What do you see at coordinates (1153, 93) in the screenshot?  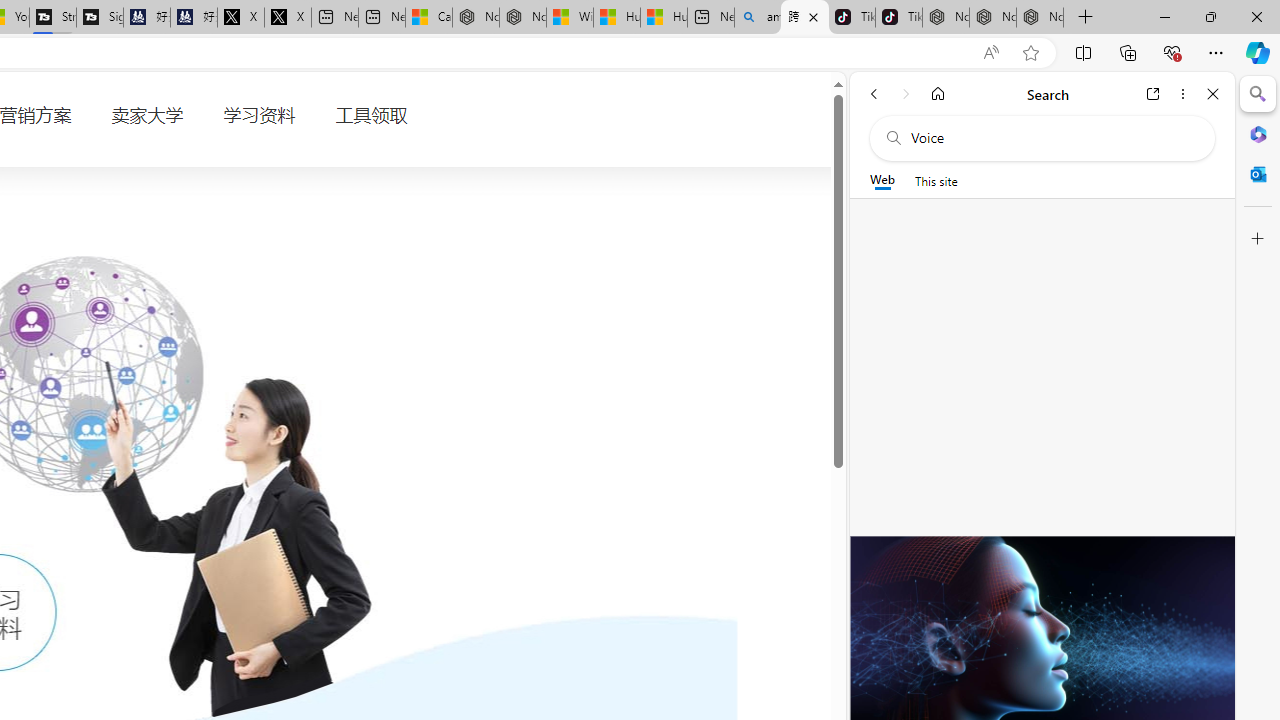 I see `'Open link in new tab'` at bounding box center [1153, 93].